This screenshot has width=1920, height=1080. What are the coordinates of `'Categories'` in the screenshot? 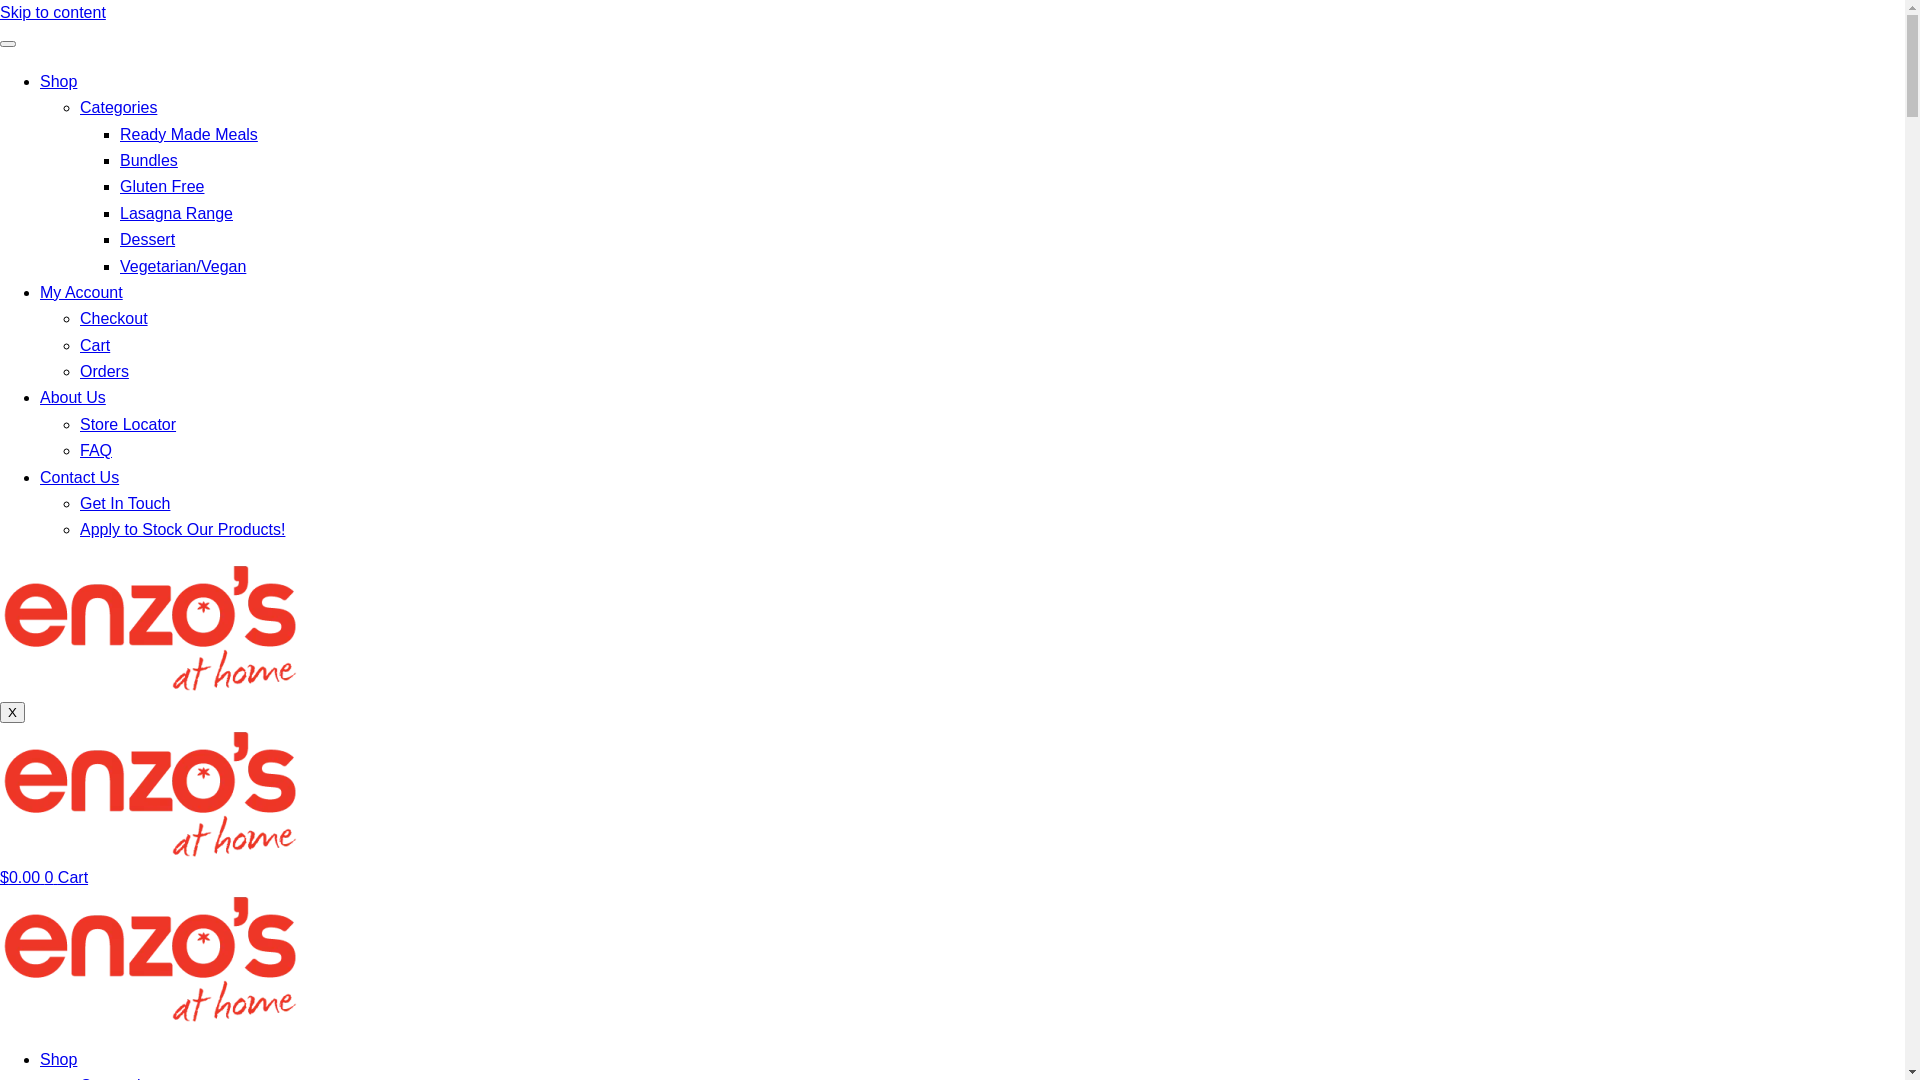 It's located at (117, 107).